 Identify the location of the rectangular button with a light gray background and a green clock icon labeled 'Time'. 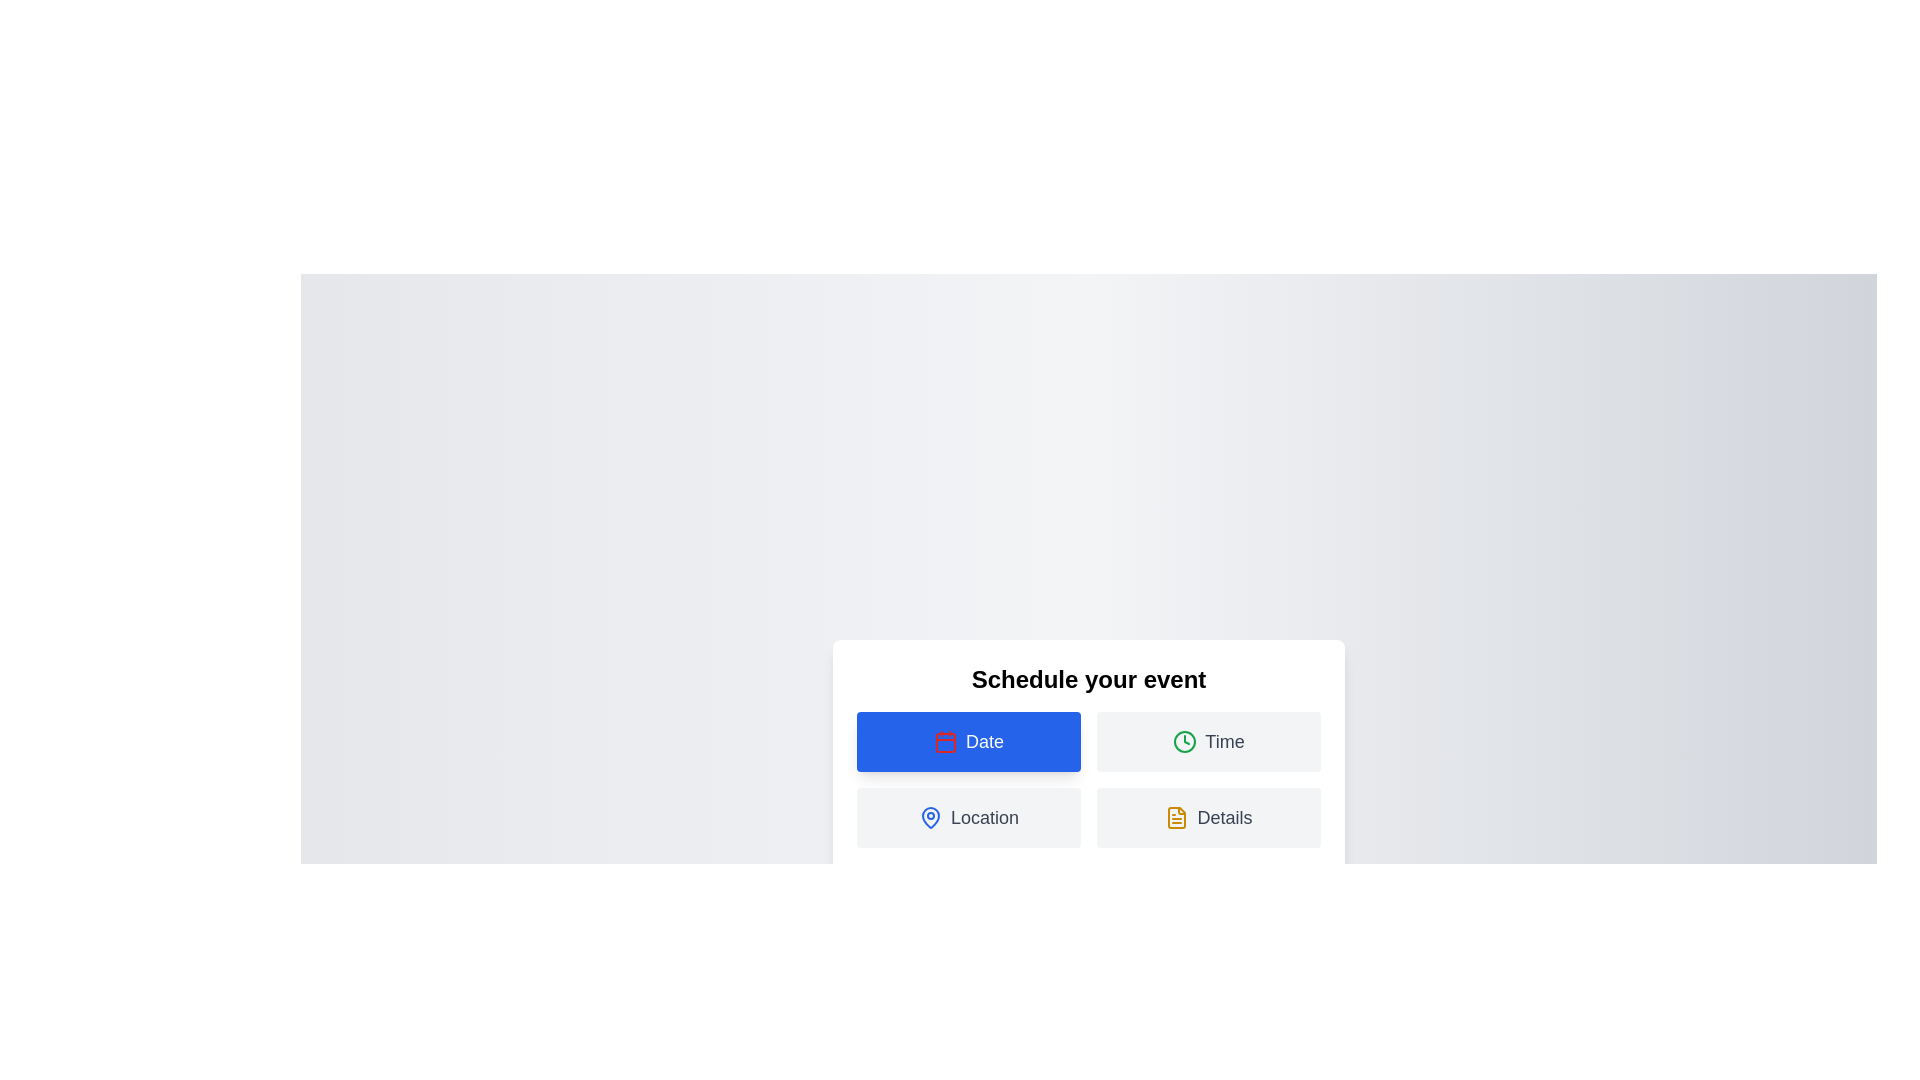
(1208, 741).